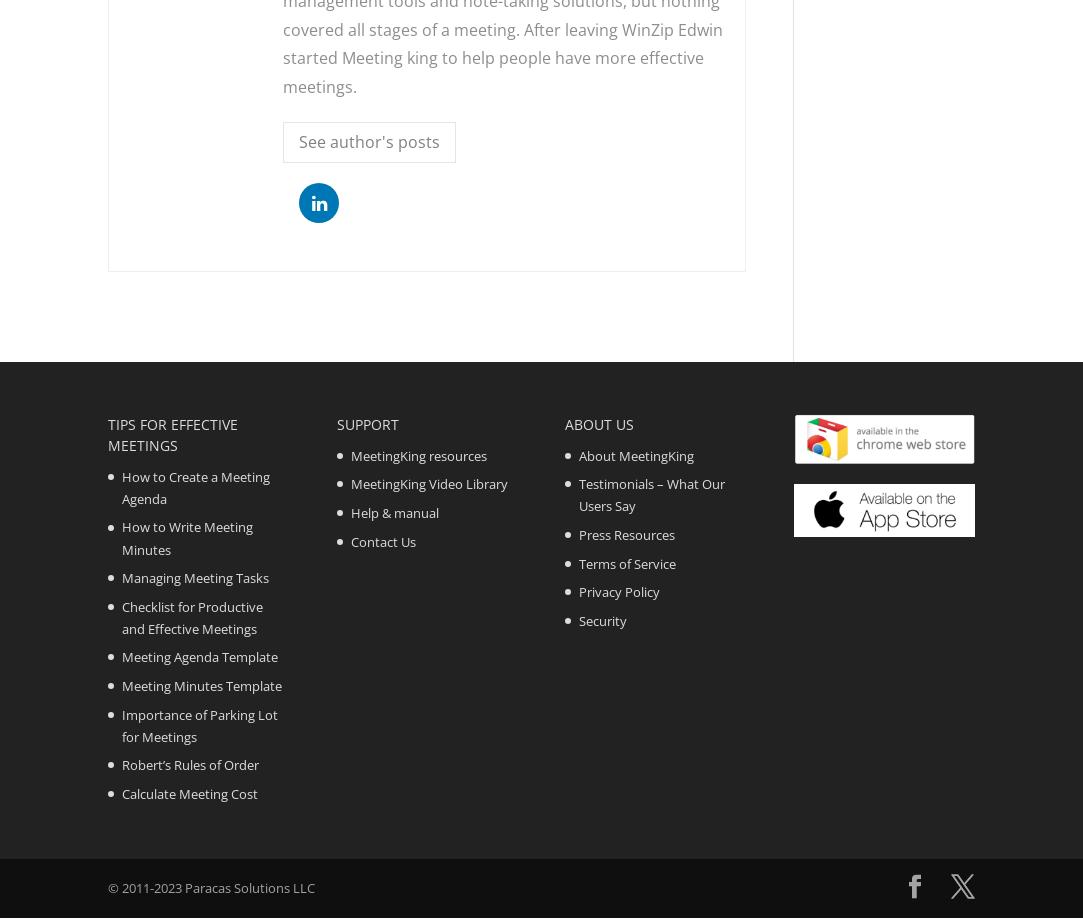  What do you see at coordinates (122, 793) in the screenshot?
I see `'Calculate Meeting Cost'` at bounding box center [122, 793].